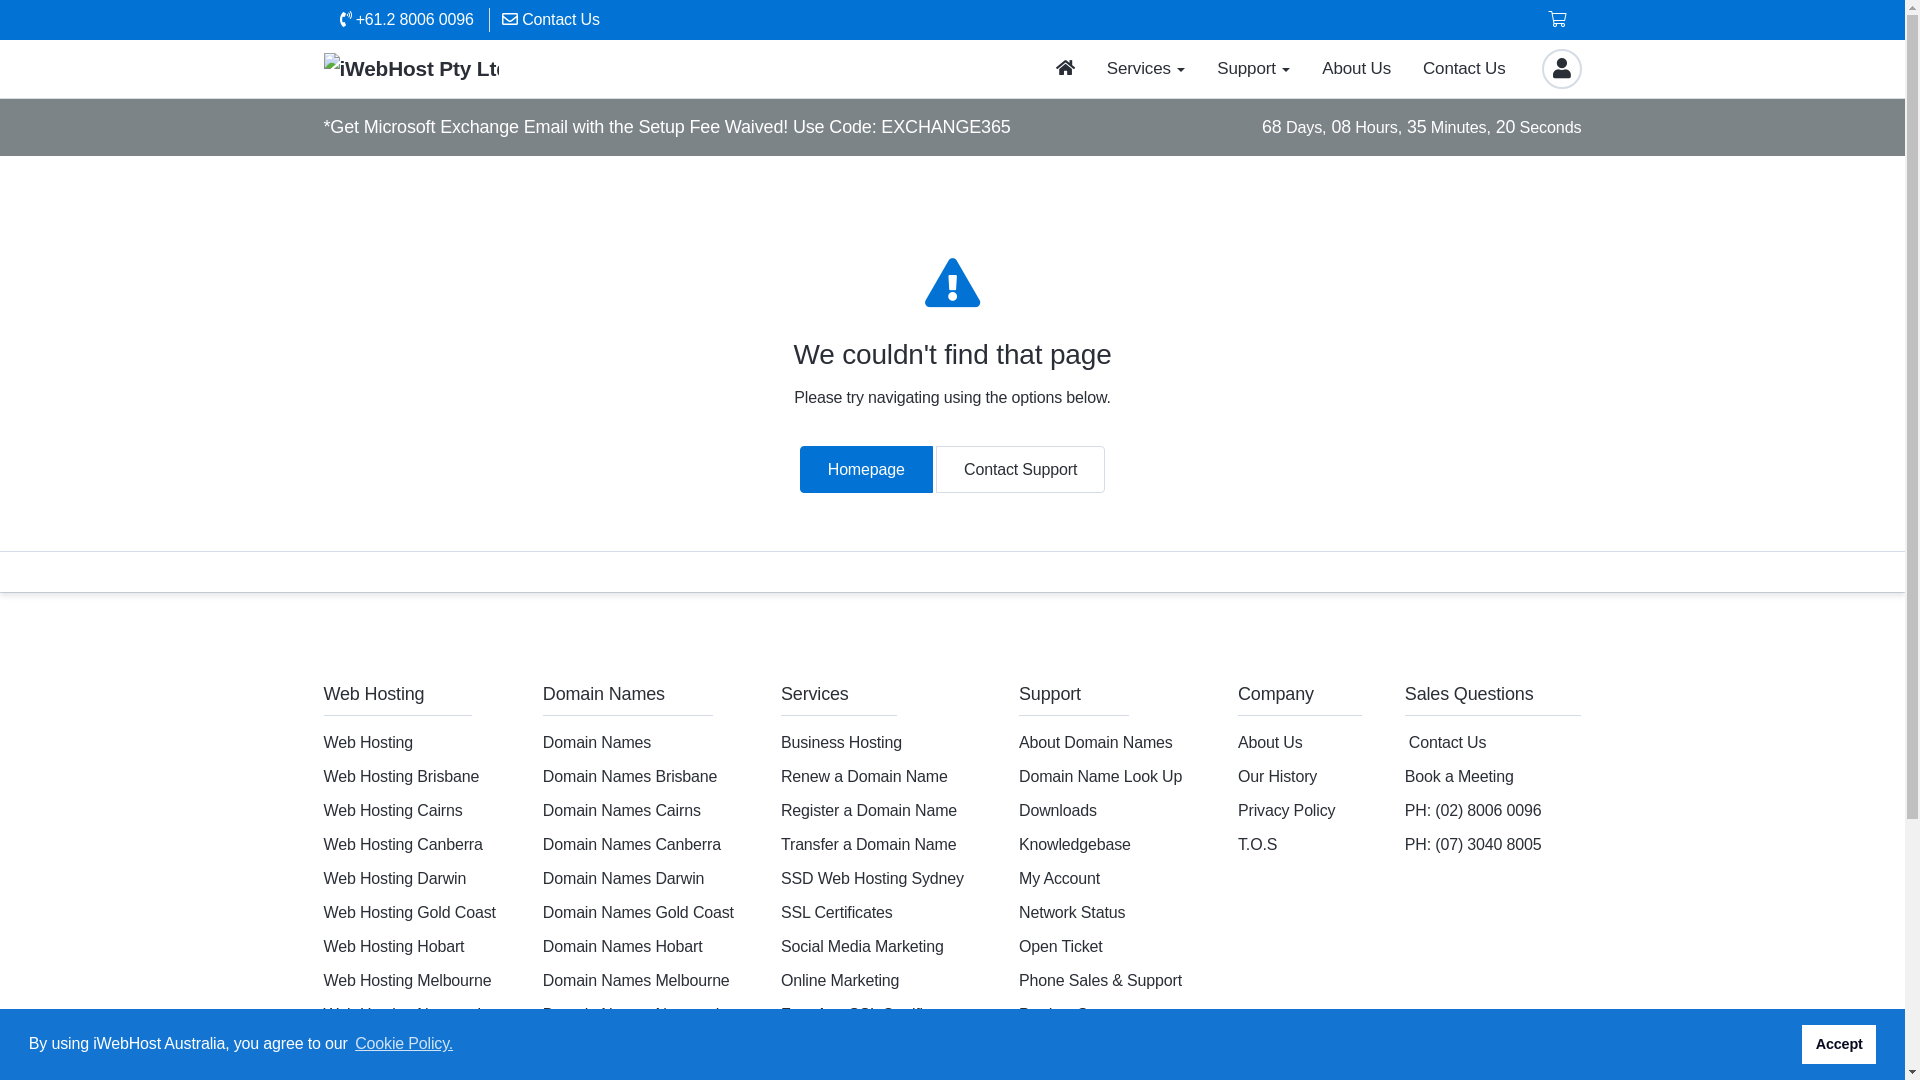 Image resolution: width=1920 pixels, height=1080 pixels. What do you see at coordinates (1056, 810) in the screenshot?
I see `'Downloads'` at bounding box center [1056, 810].